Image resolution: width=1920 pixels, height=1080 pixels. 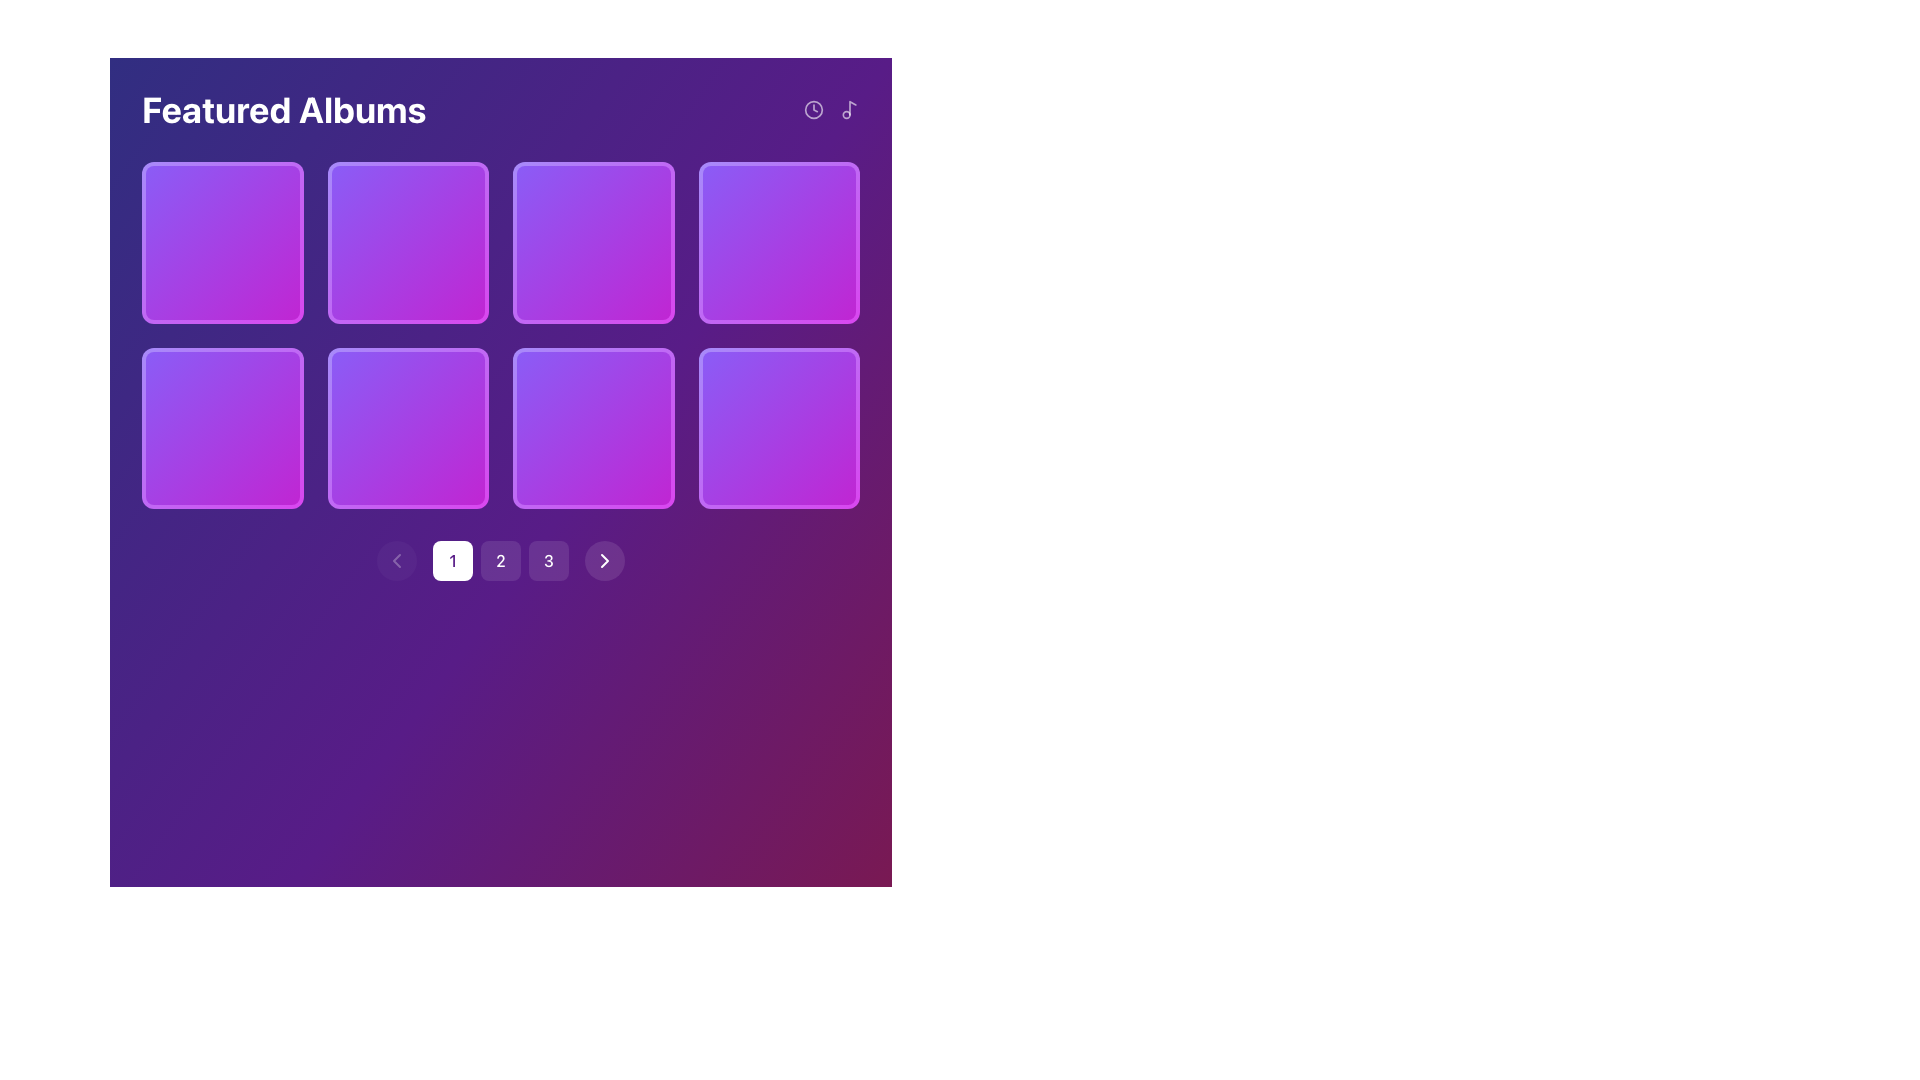 What do you see at coordinates (407, 266) in the screenshot?
I see `the contents of the informational overlay panel displaying album name 'Album 2', artist name 'Artist 2', and track details '55:179 tracks', located in the second column of the first row of a grid layout` at bounding box center [407, 266].